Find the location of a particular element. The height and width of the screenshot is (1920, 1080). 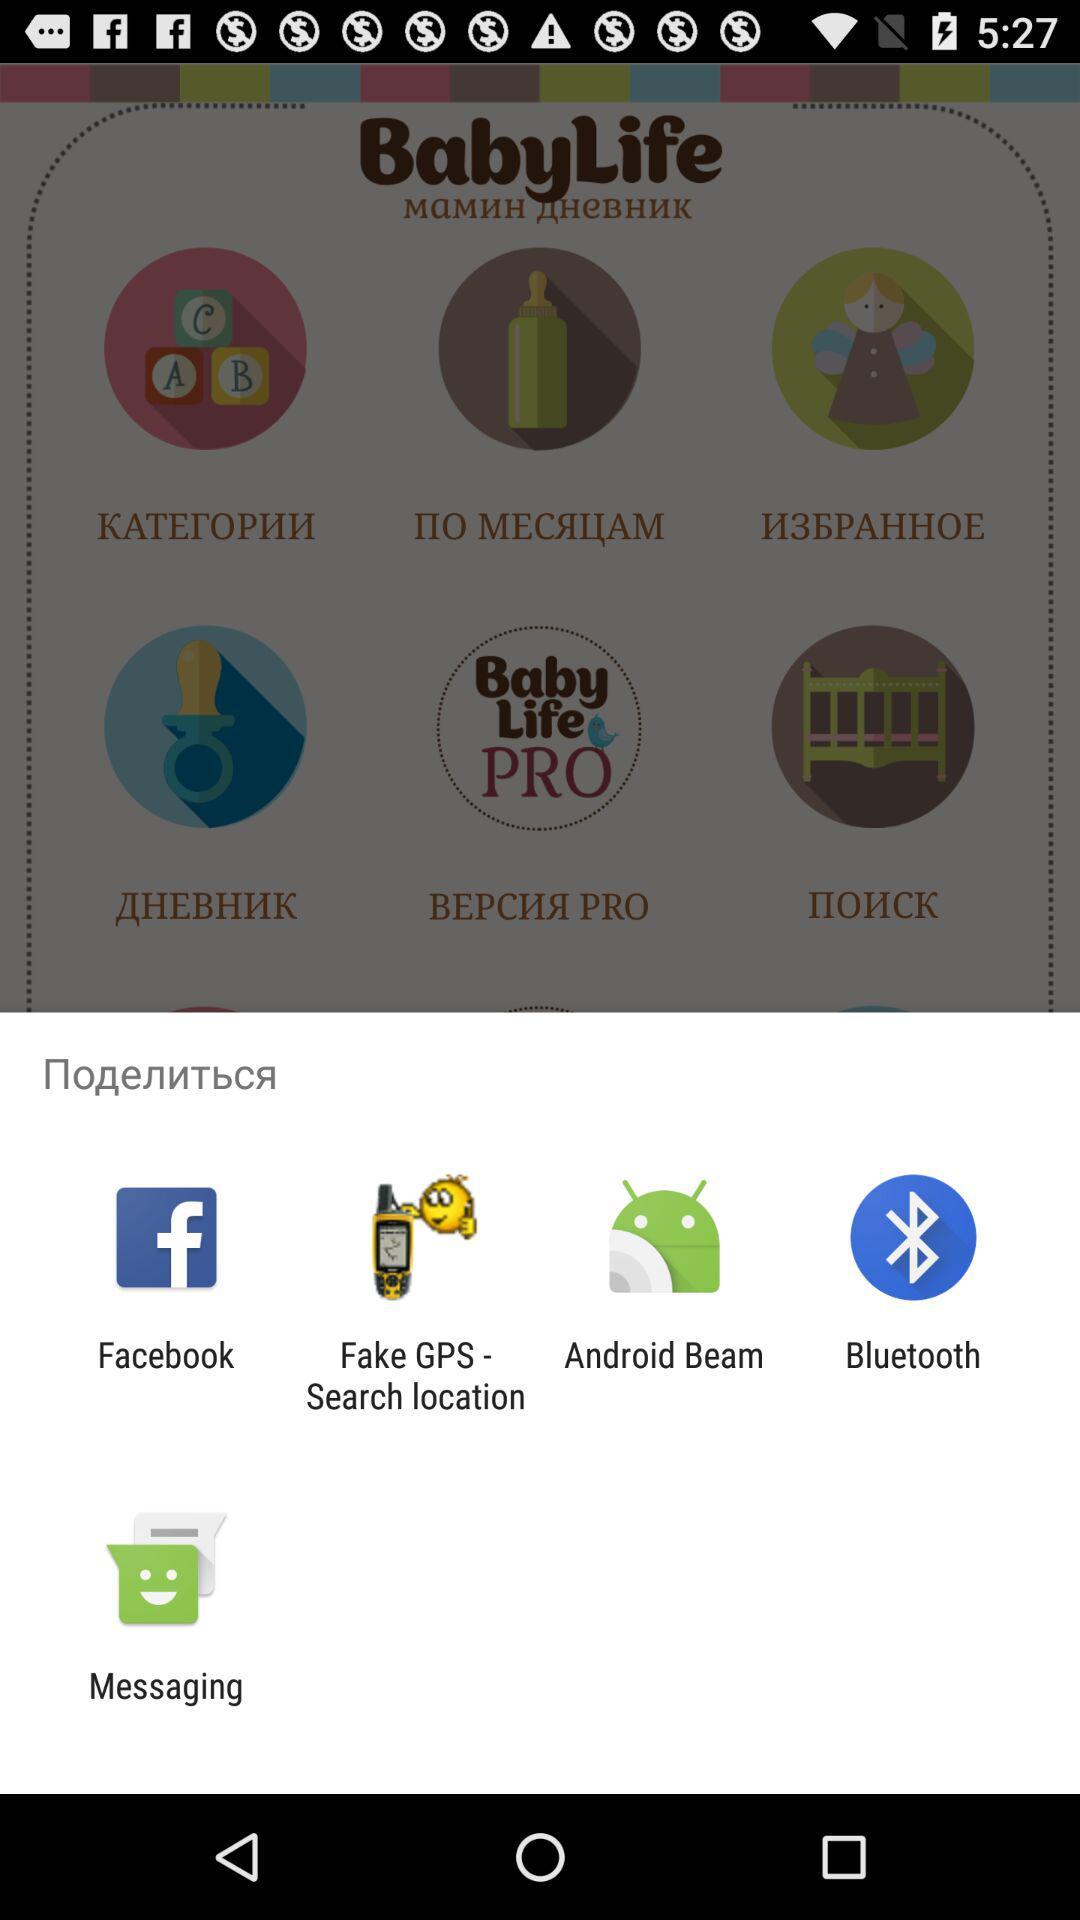

item next to bluetooth item is located at coordinates (664, 1374).